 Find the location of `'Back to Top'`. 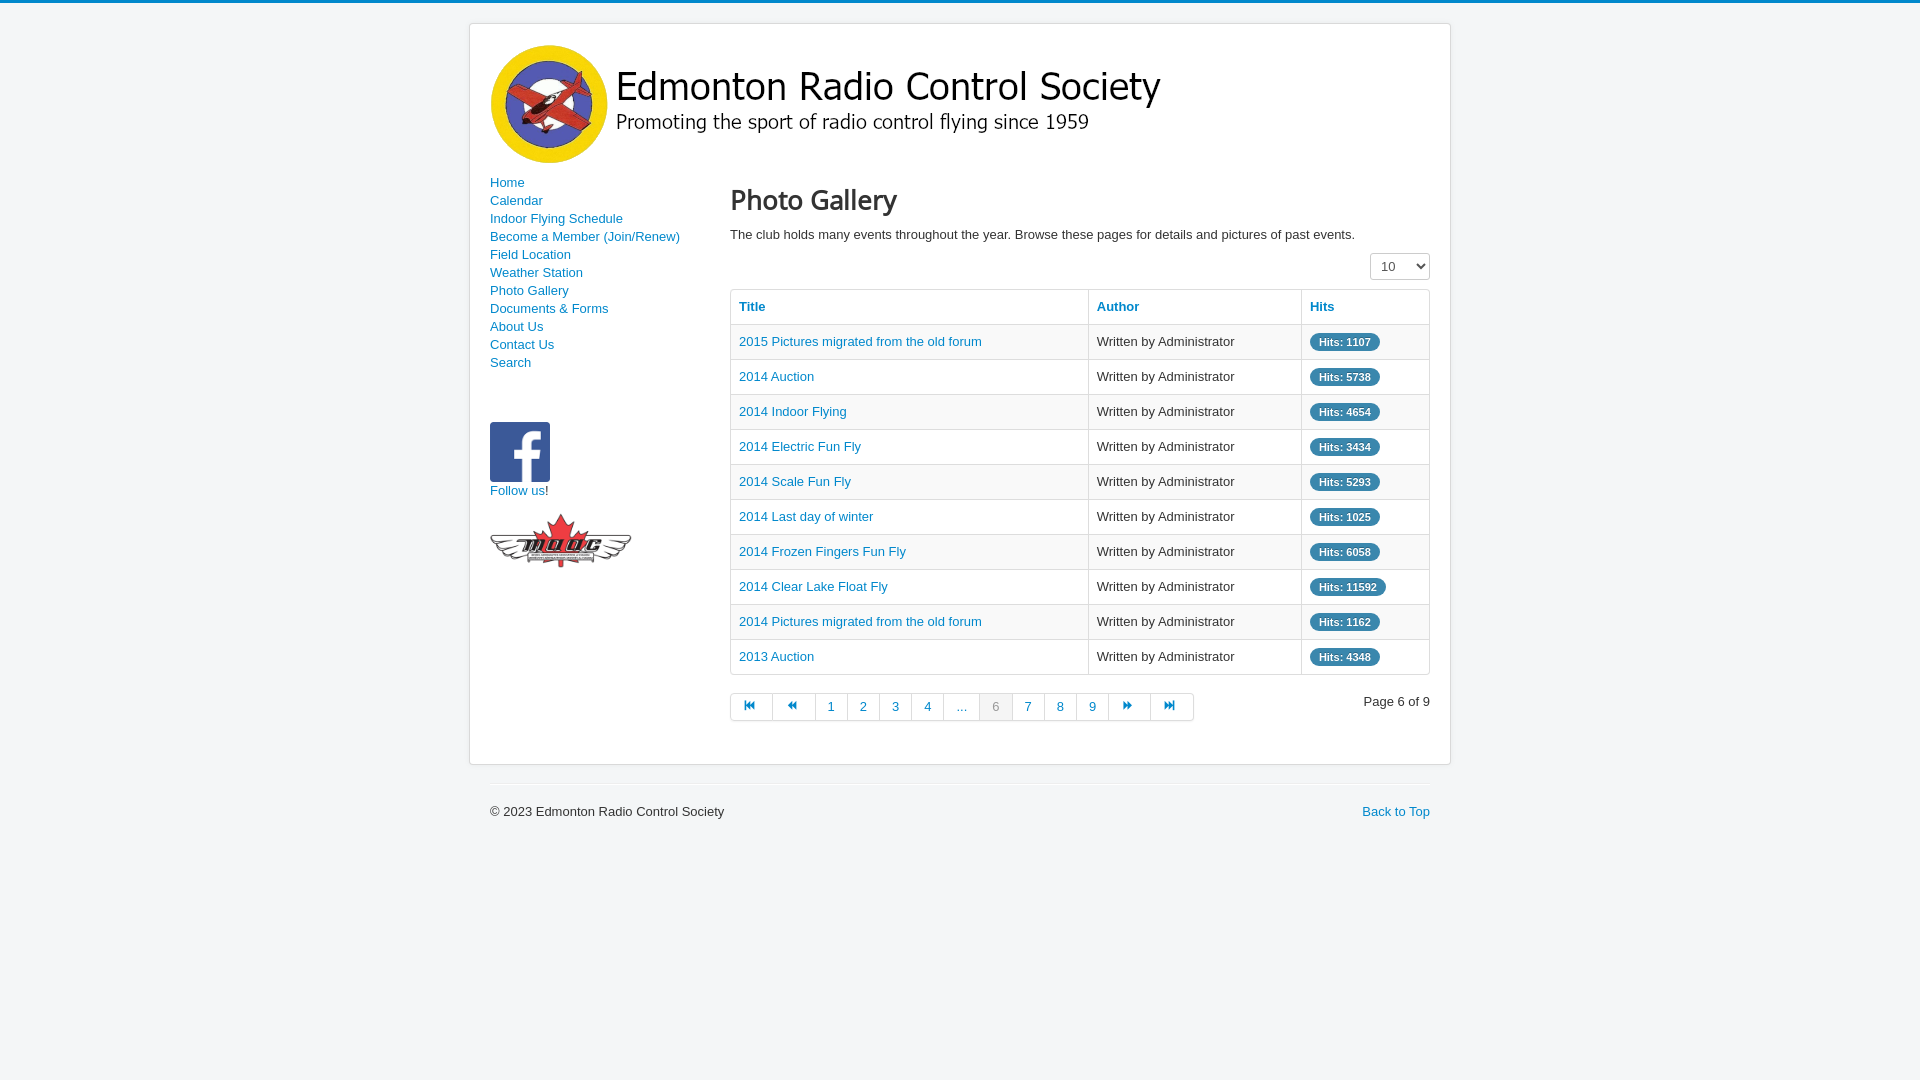

'Back to Top' is located at coordinates (1395, 811).